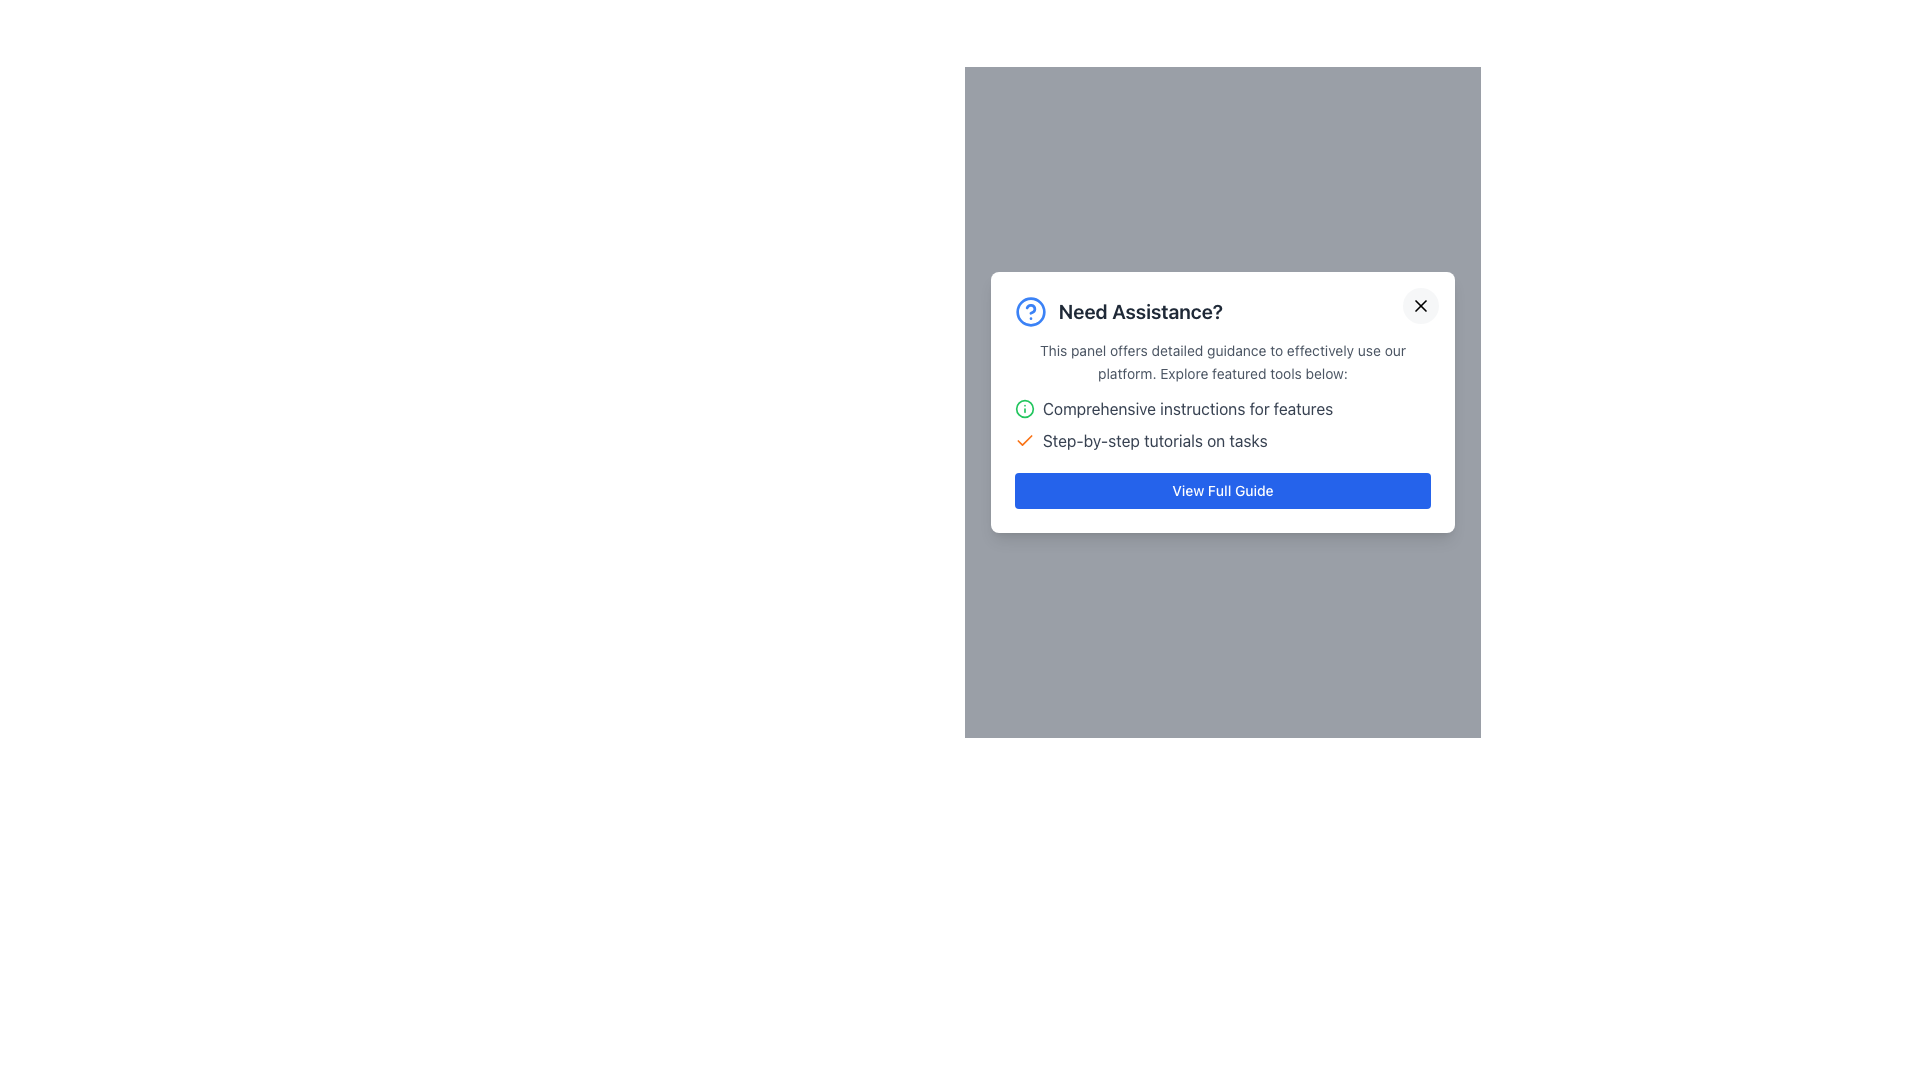 The height and width of the screenshot is (1080, 1920). Describe the element at coordinates (1030, 311) in the screenshot. I see `the help icon located to the left of the 'Need Assistance?' text in the header of the modal dialog box` at that location.